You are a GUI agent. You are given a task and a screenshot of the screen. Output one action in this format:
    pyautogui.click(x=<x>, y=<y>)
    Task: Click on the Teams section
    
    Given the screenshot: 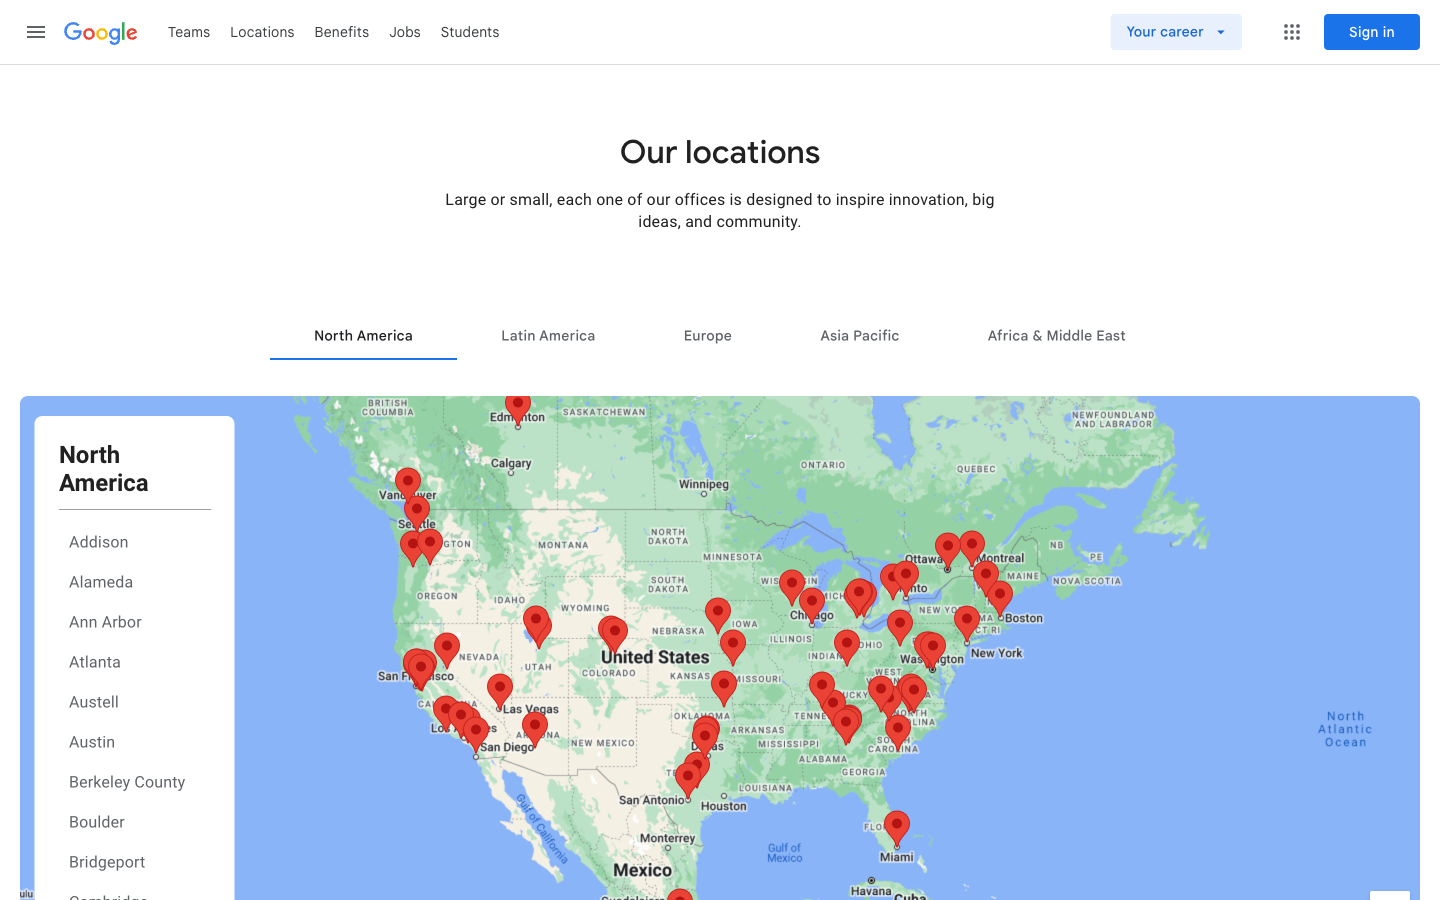 What is the action you would take?
    pyautogui.click(x=189, y=30)
    